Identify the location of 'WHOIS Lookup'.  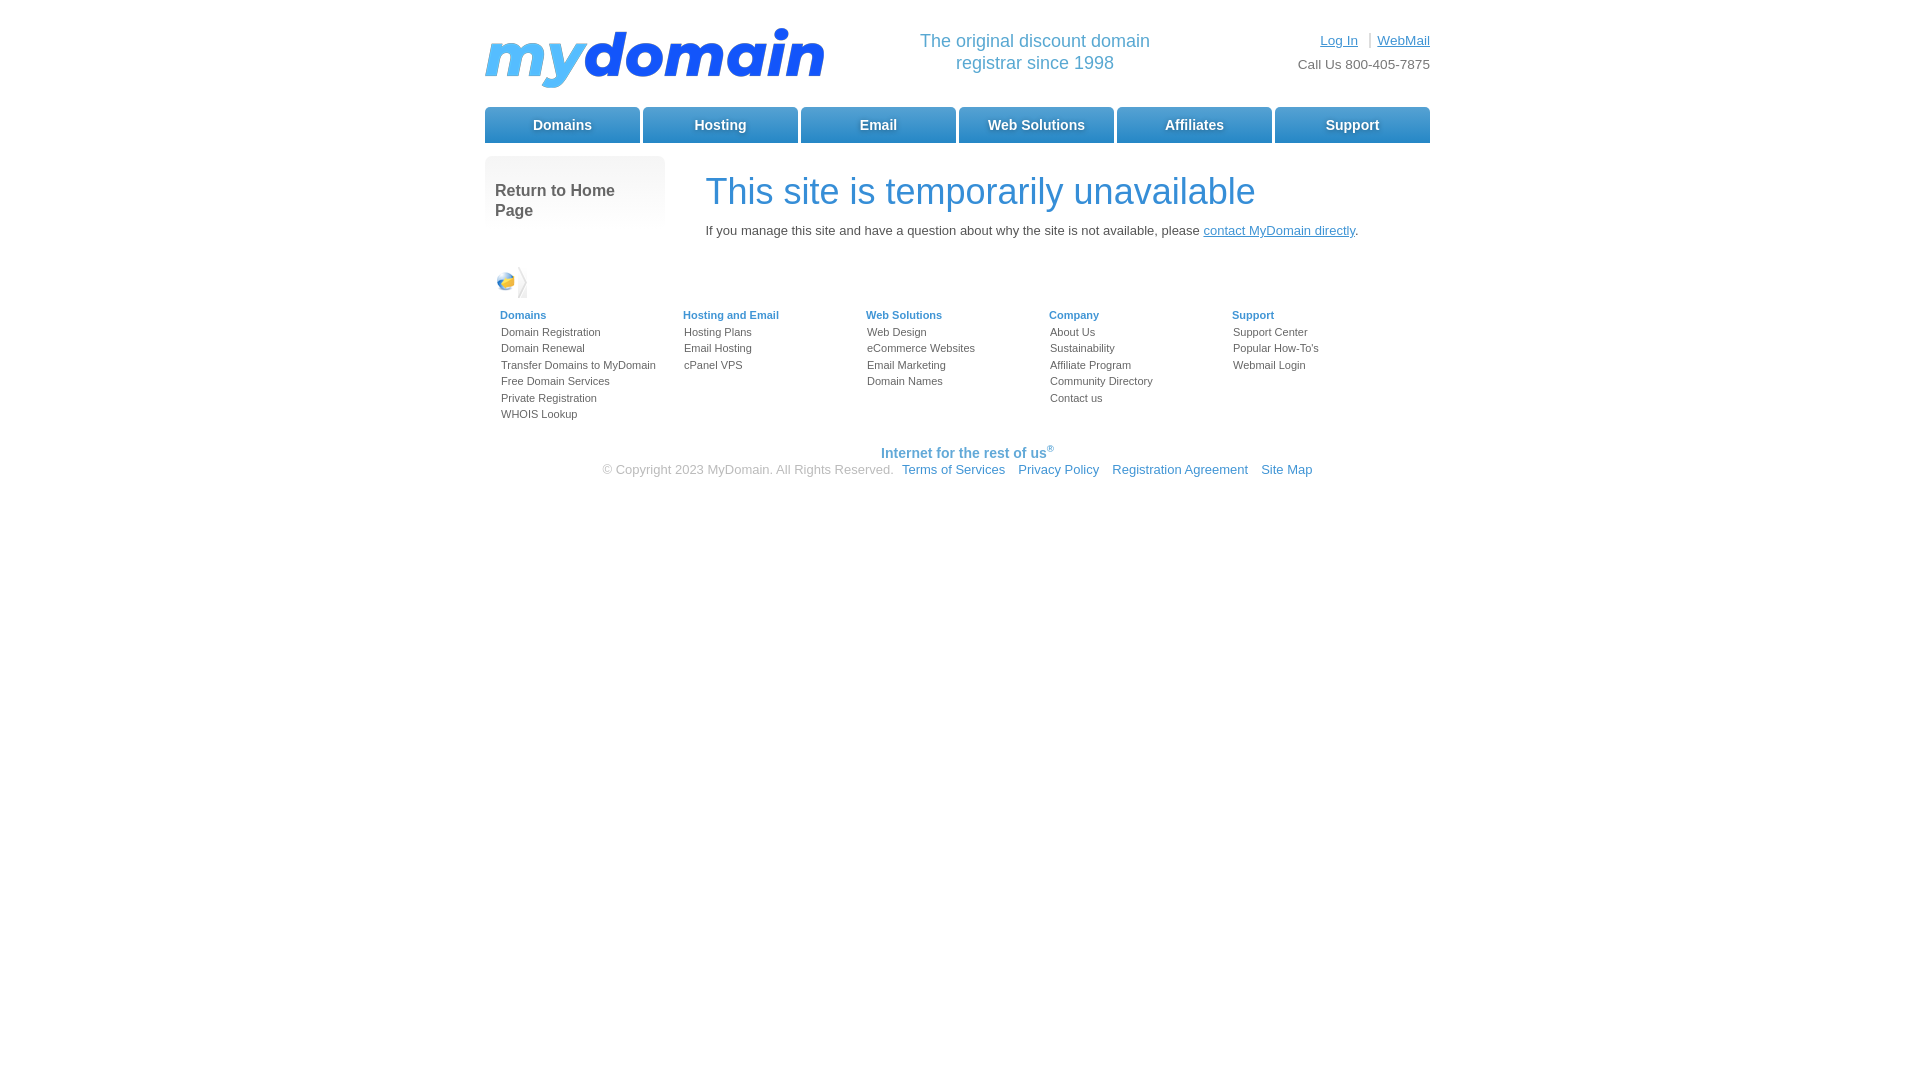
(500, 412).